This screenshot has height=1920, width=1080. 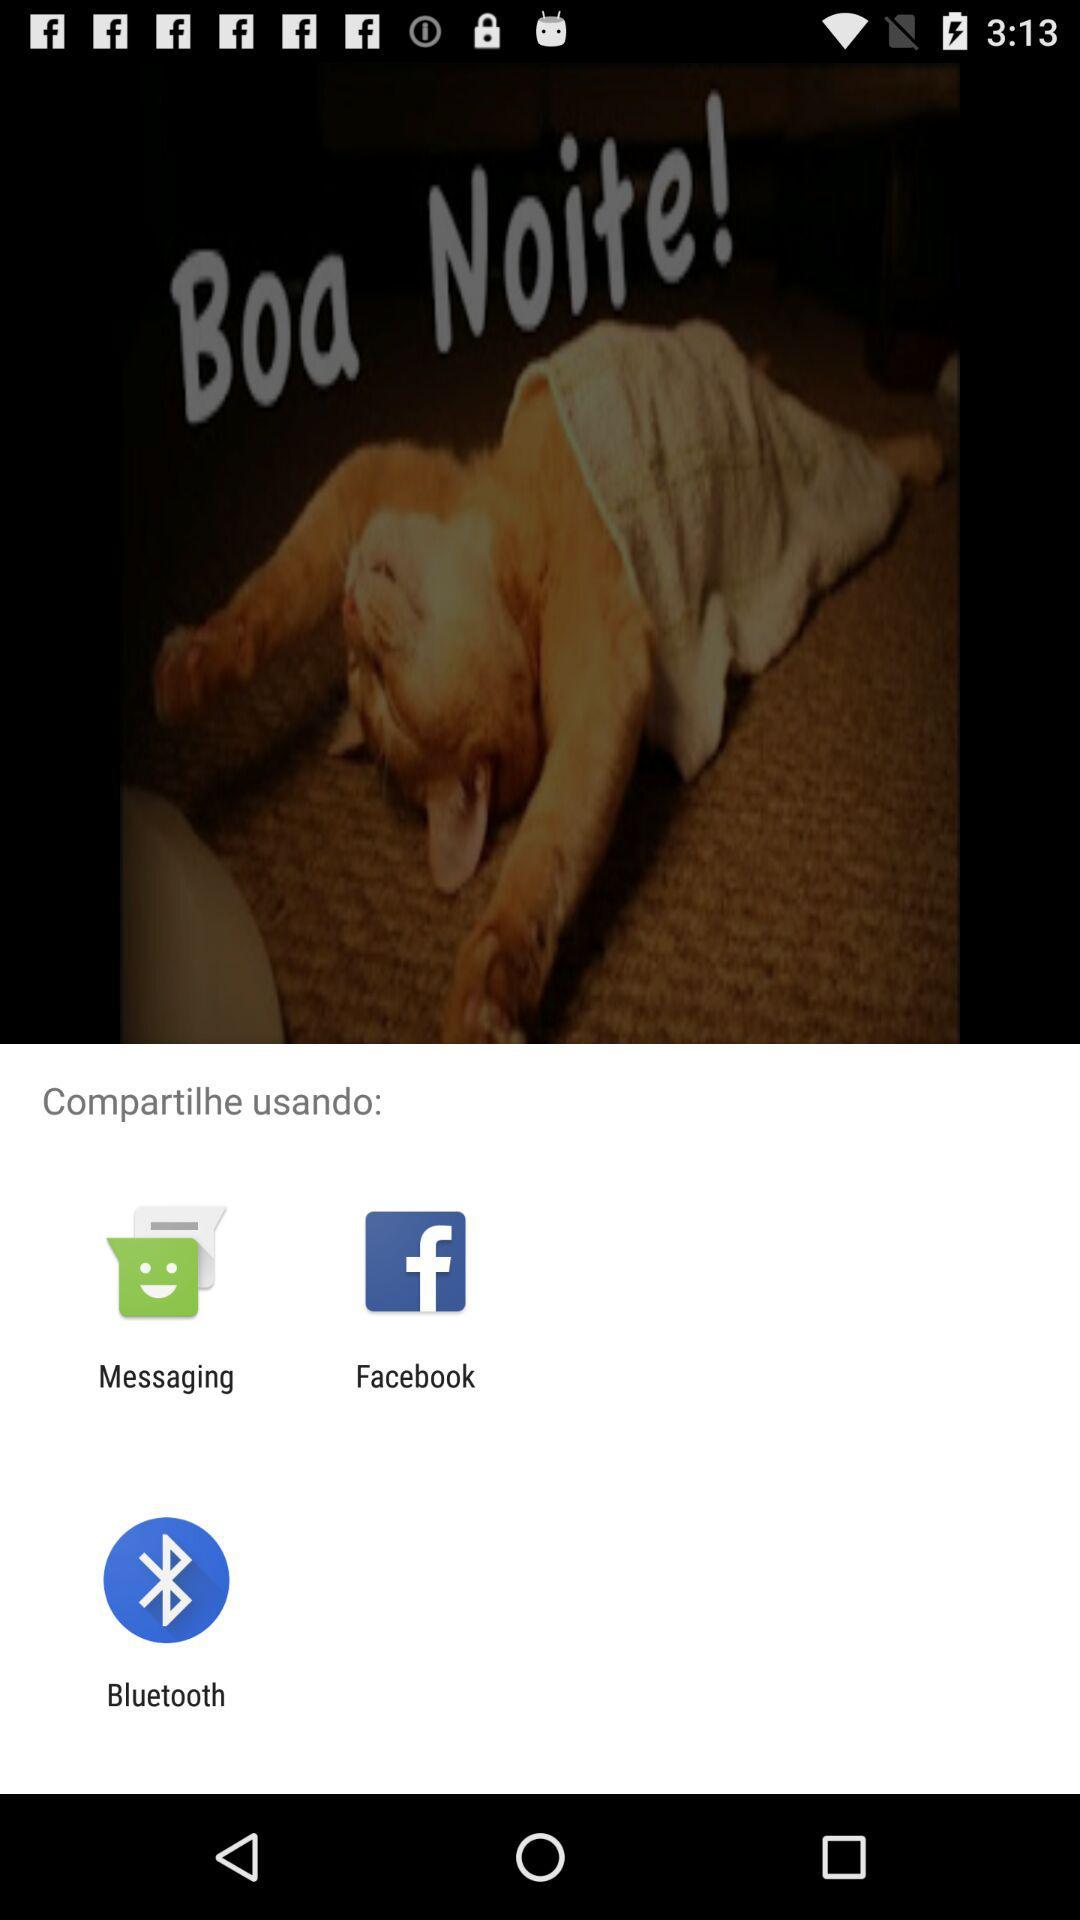 What do you see at coordinates (165, 1392) in the screenshot?
I see `the app next to the facebook` at bounding box center [165, 1392].